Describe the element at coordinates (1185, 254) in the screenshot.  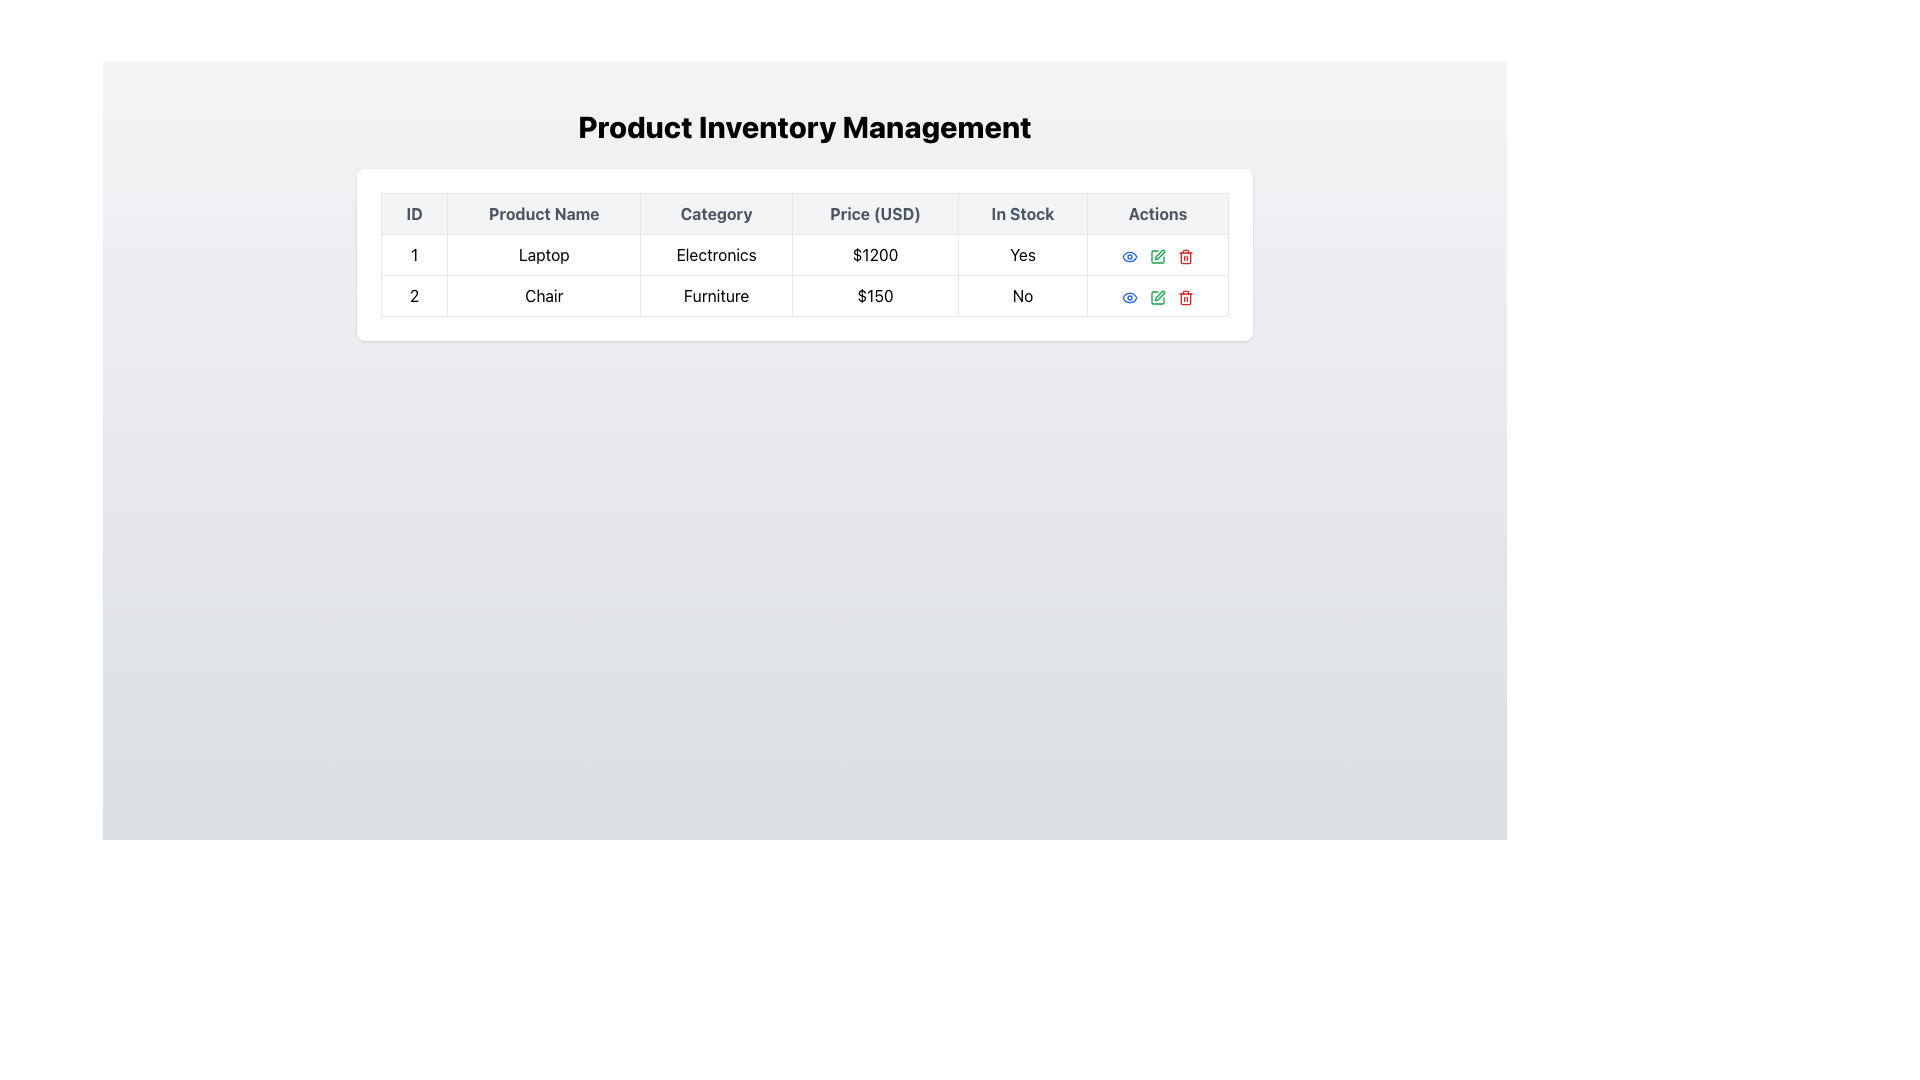
I see `the red trash bin icon button located in the 'Actions' column of the table, specifically for the second item ('Chair') in the inventory` at that location.